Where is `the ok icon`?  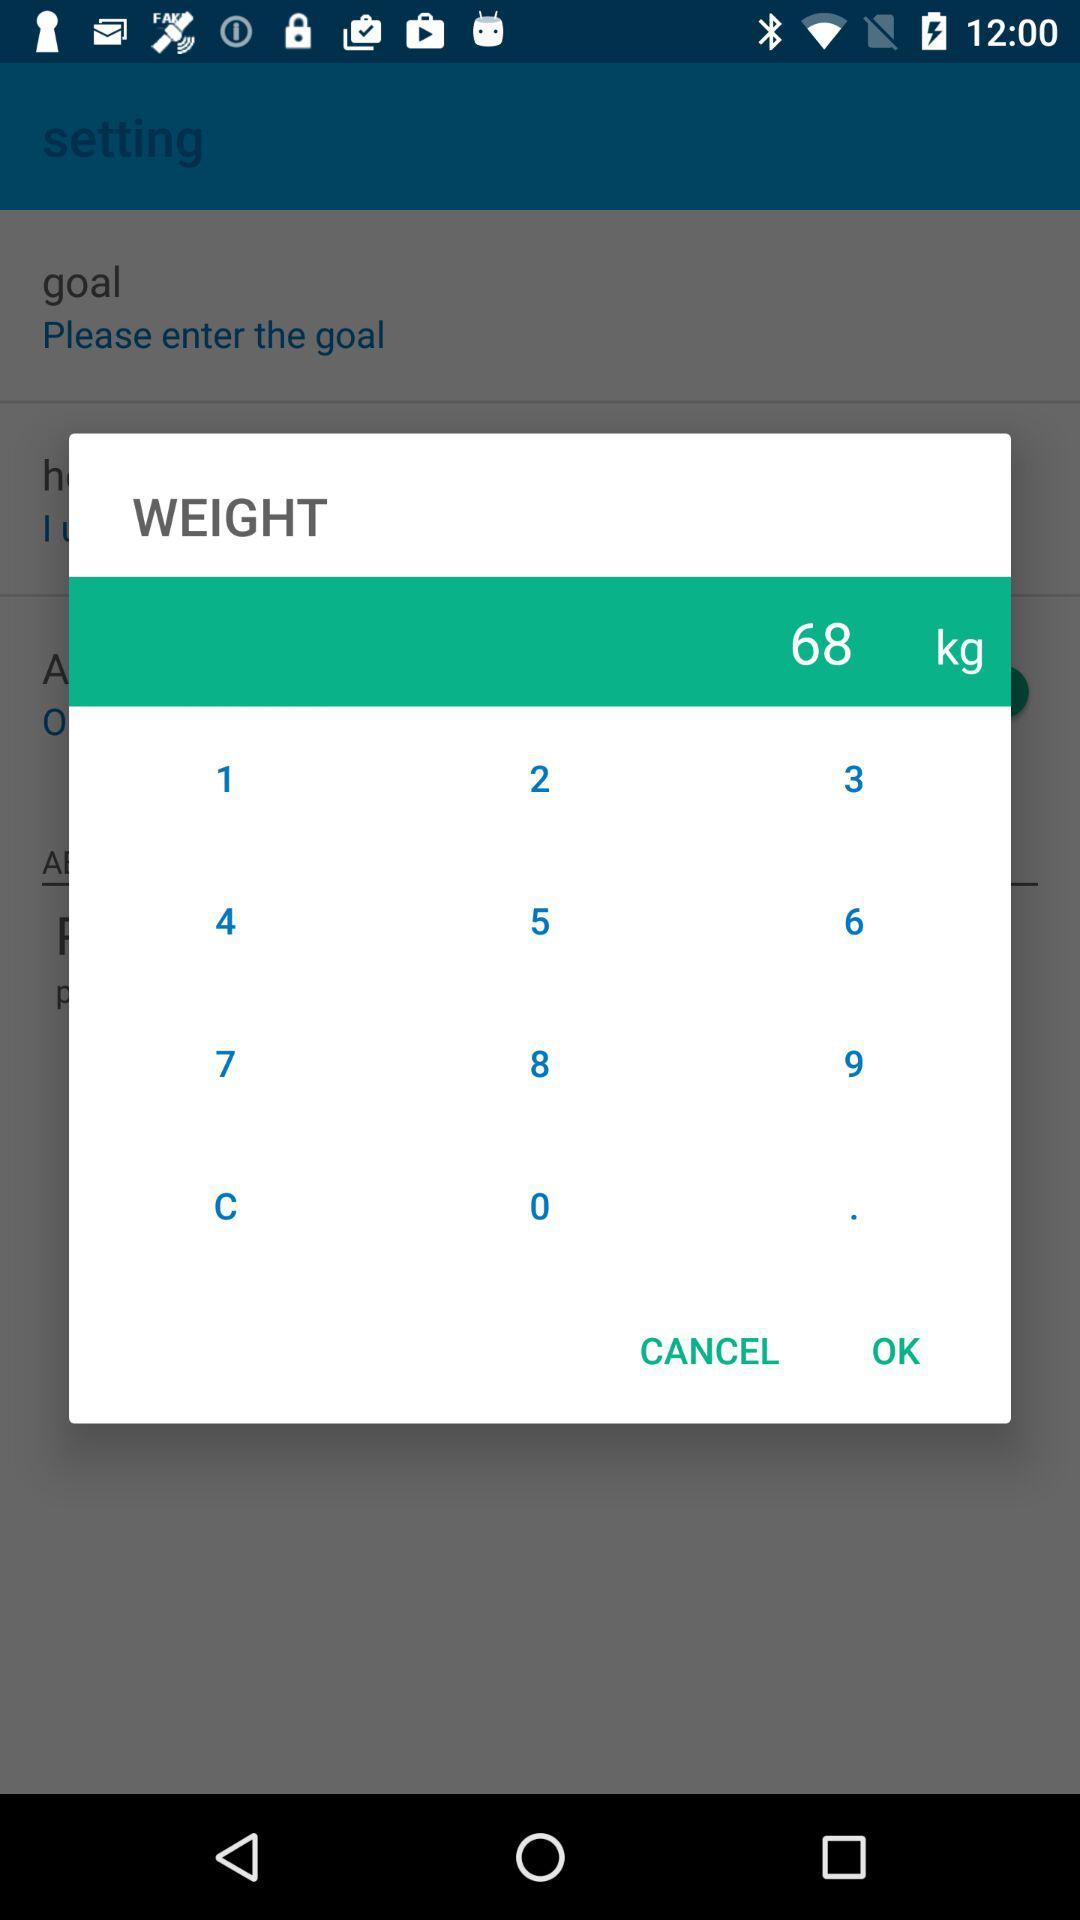 the ok icon is located at coordinates (894, 1349).